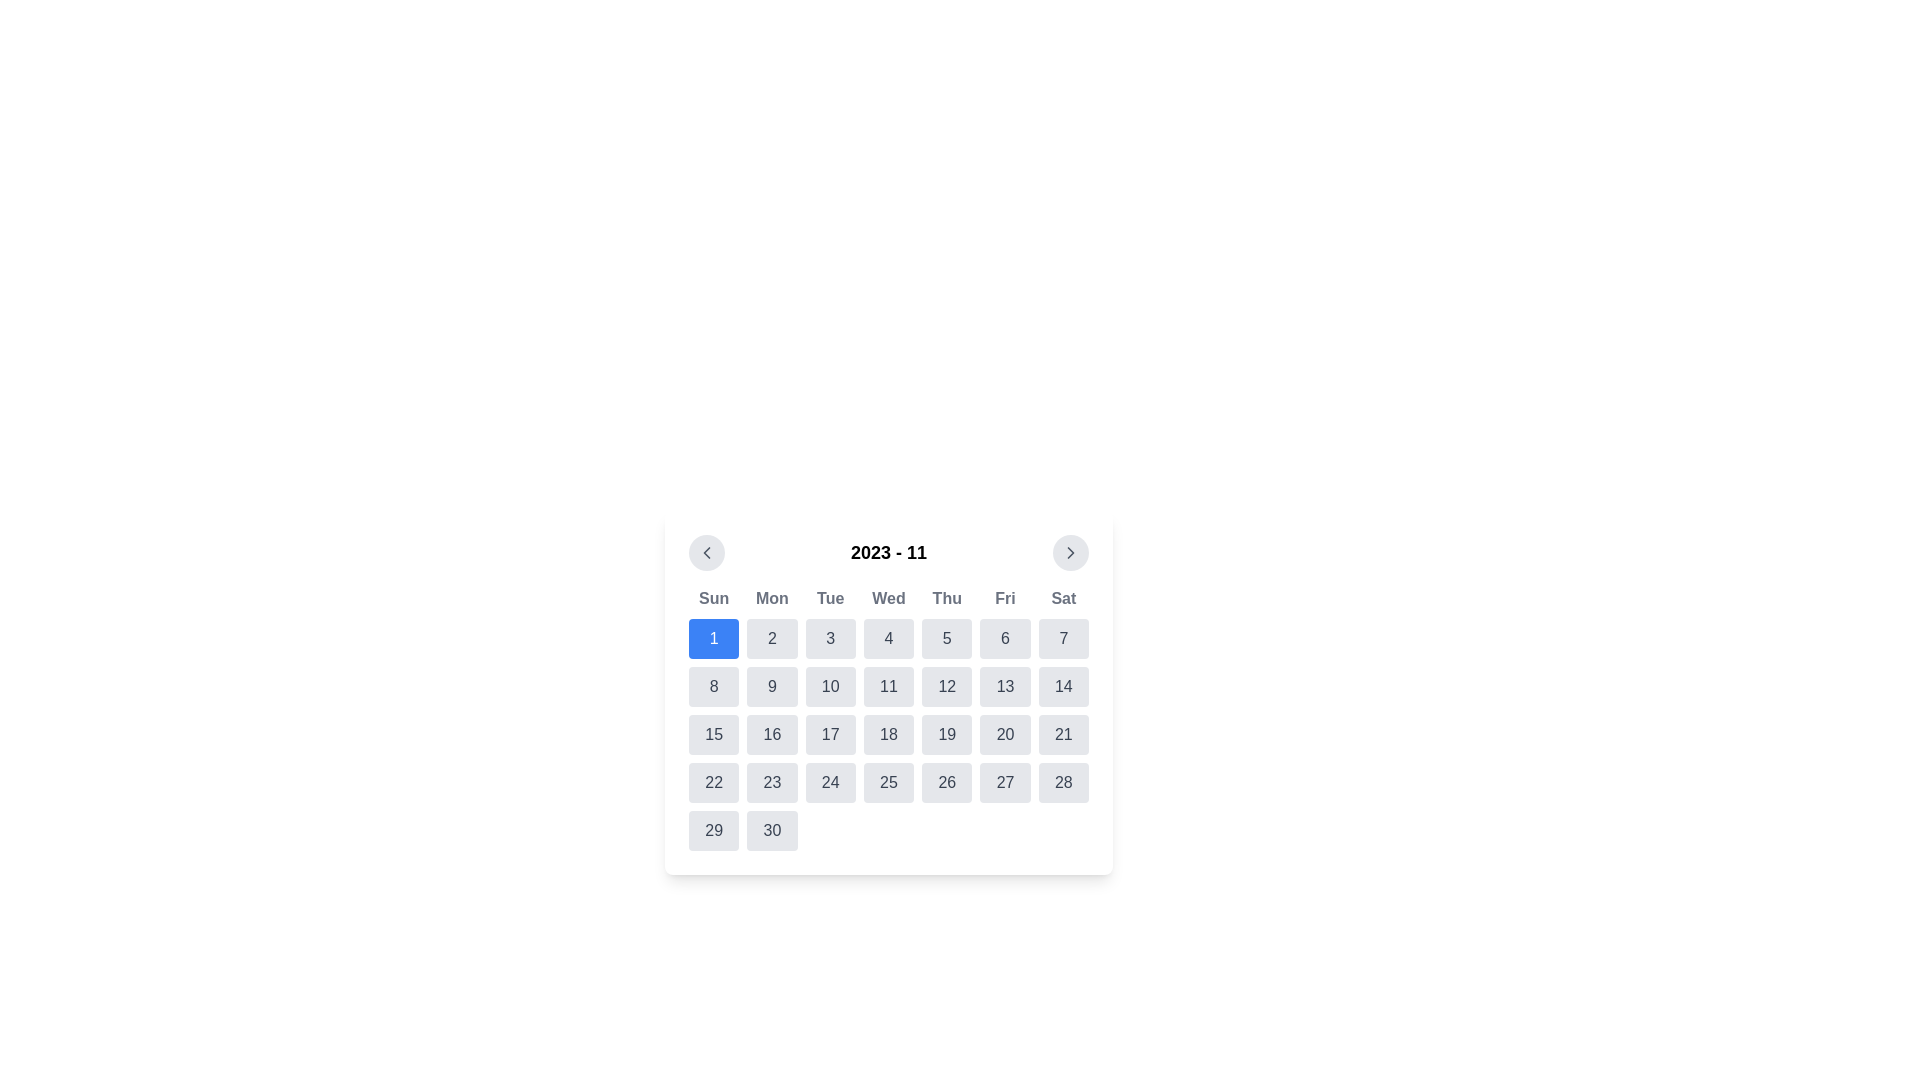 This screenshot has height=1080, width=1920. What do you see at coordinates (887, 597) in the screenshot?
I see `the row of textual headers displaying the days of the week (Sun, Mon, Tue, Wed, Thu, Fri, Sat) located beneath the current month title (2023 - 11) in the calendar interface` at bounding box center [887, 597].